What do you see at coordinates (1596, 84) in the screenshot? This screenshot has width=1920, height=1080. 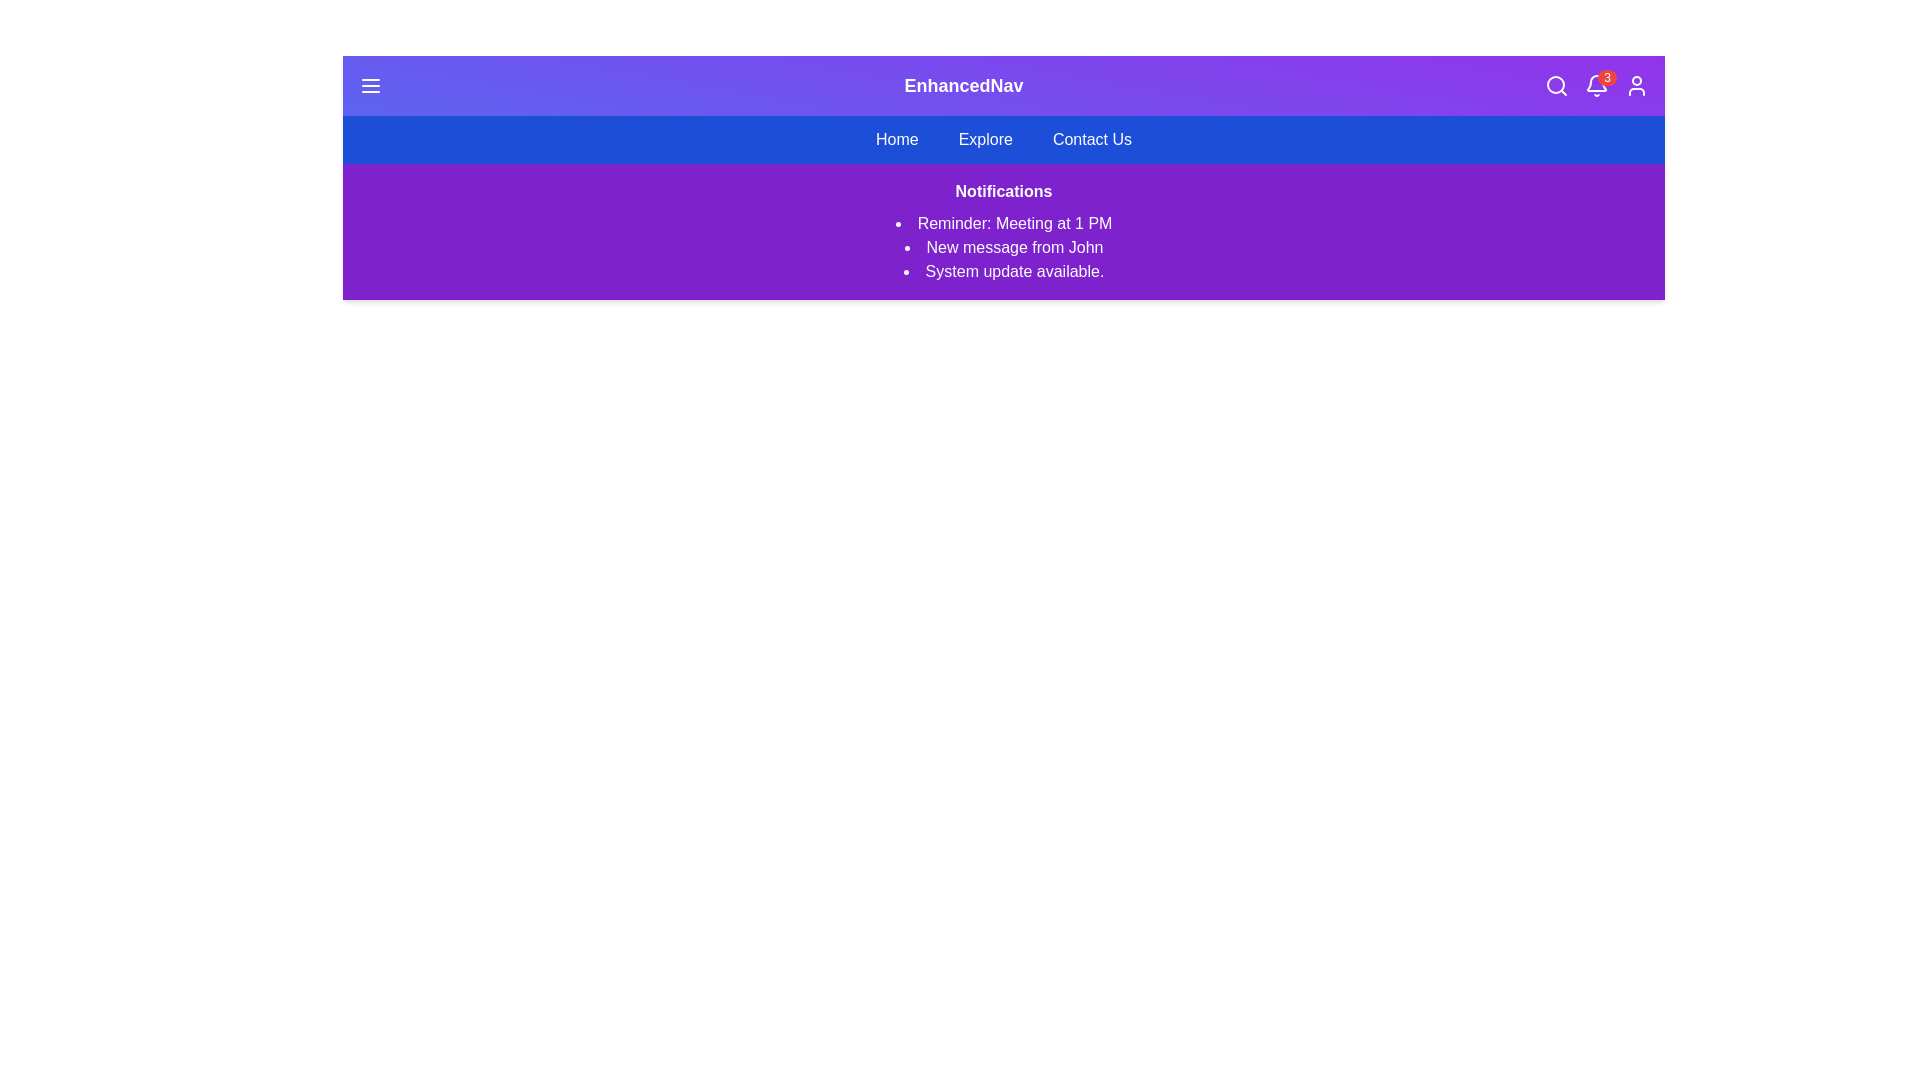 I see `the Notification Bell Icon with a red badge displaying '3' located` at bounding box center [1596, 84].